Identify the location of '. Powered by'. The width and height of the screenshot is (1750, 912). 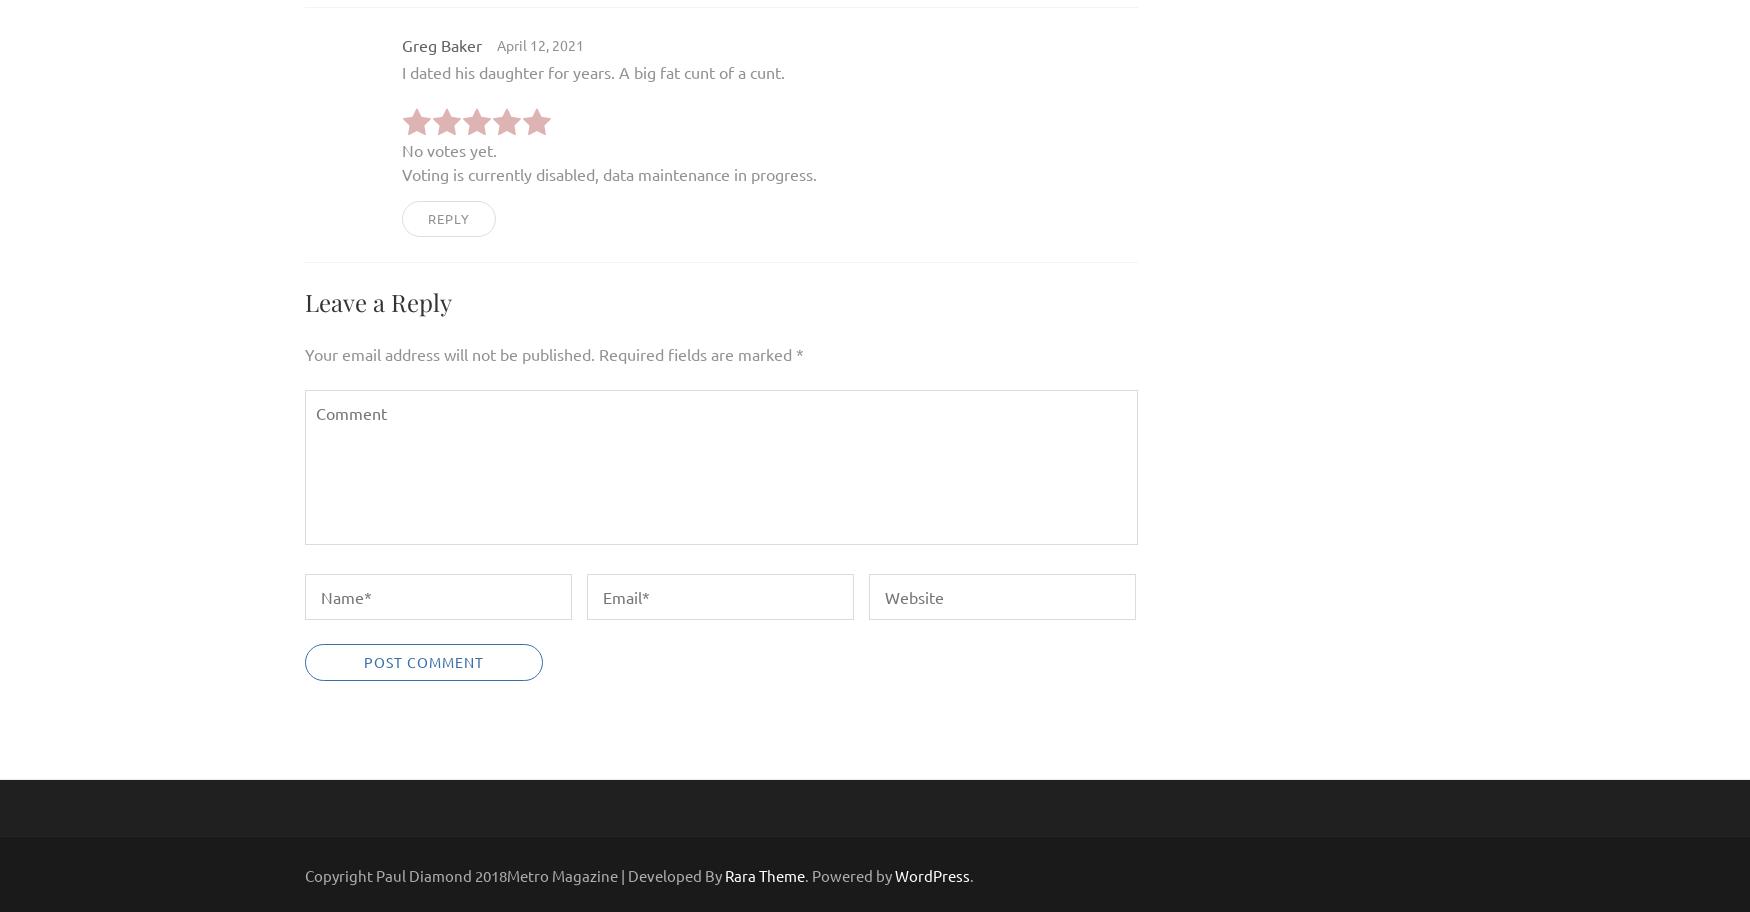
(849, 874).